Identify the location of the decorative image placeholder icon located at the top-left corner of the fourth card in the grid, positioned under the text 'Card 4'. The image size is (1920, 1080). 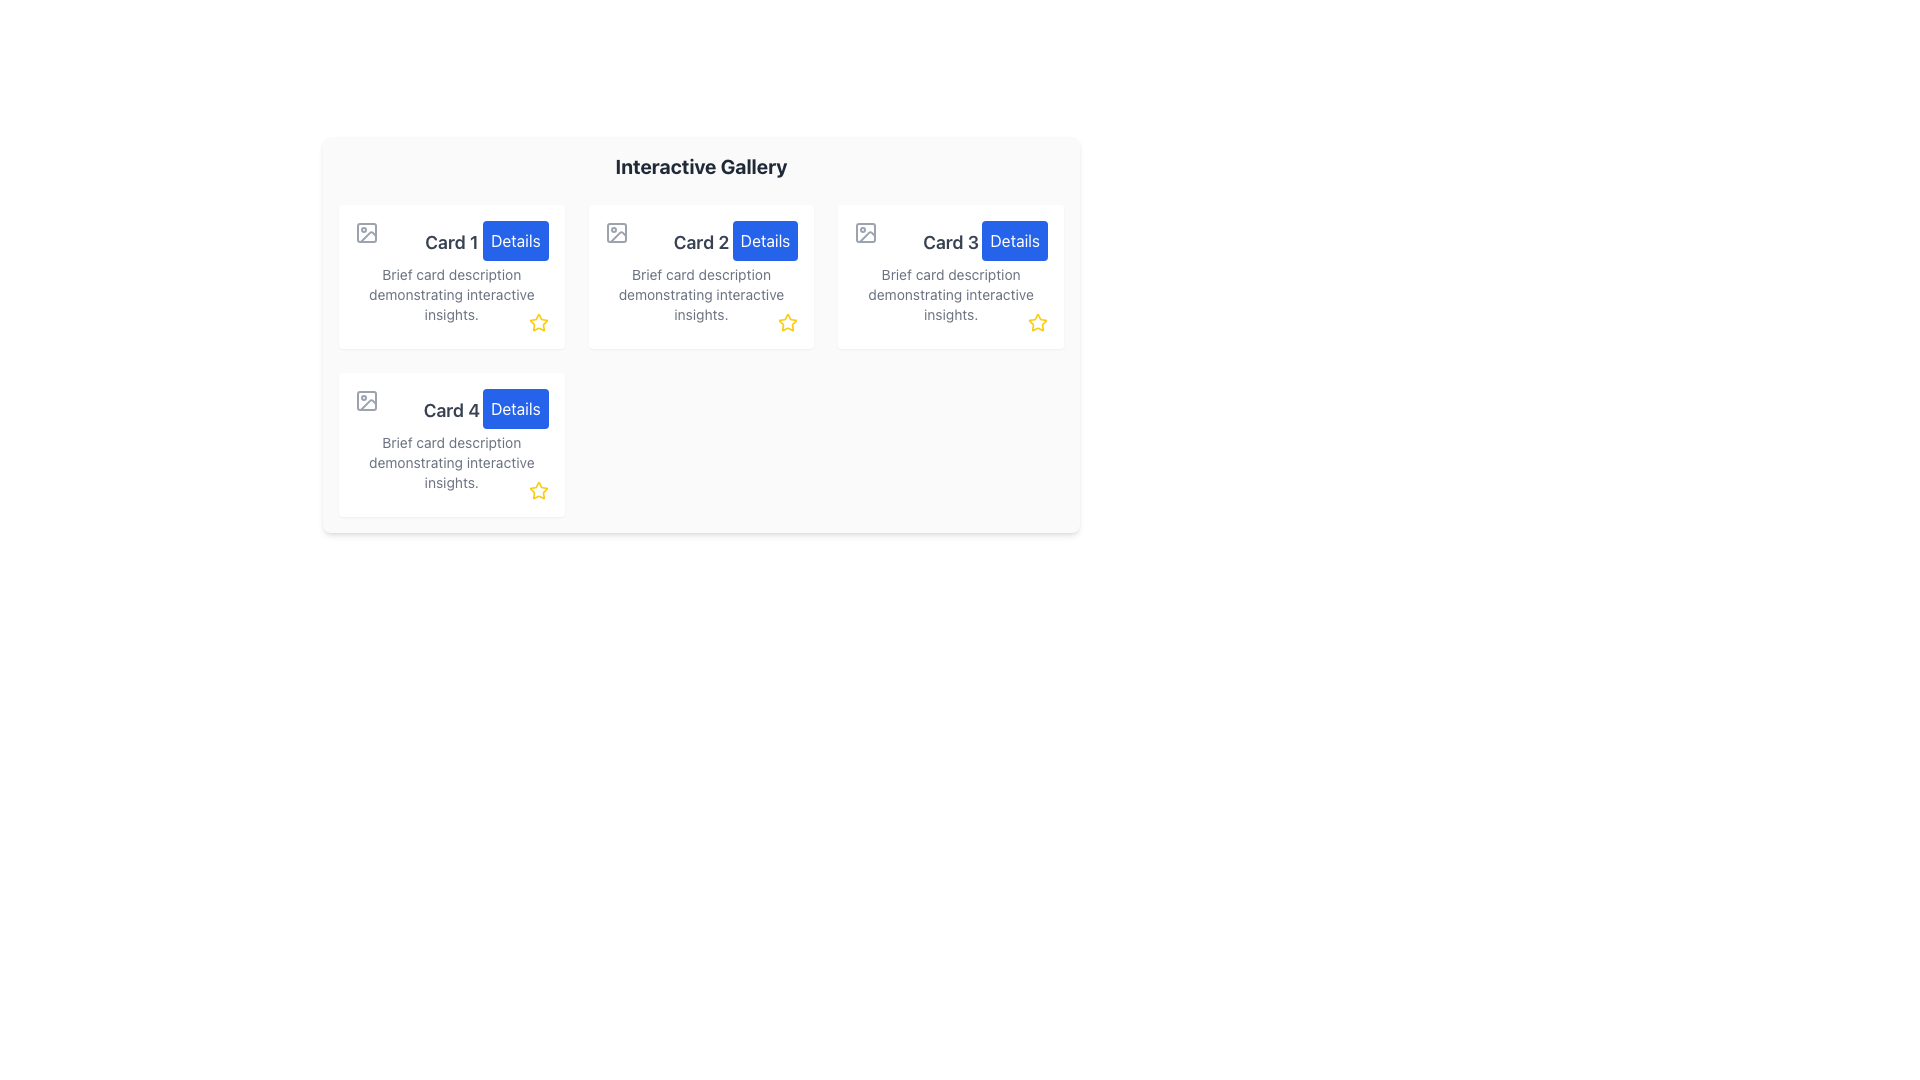
(366, 401).